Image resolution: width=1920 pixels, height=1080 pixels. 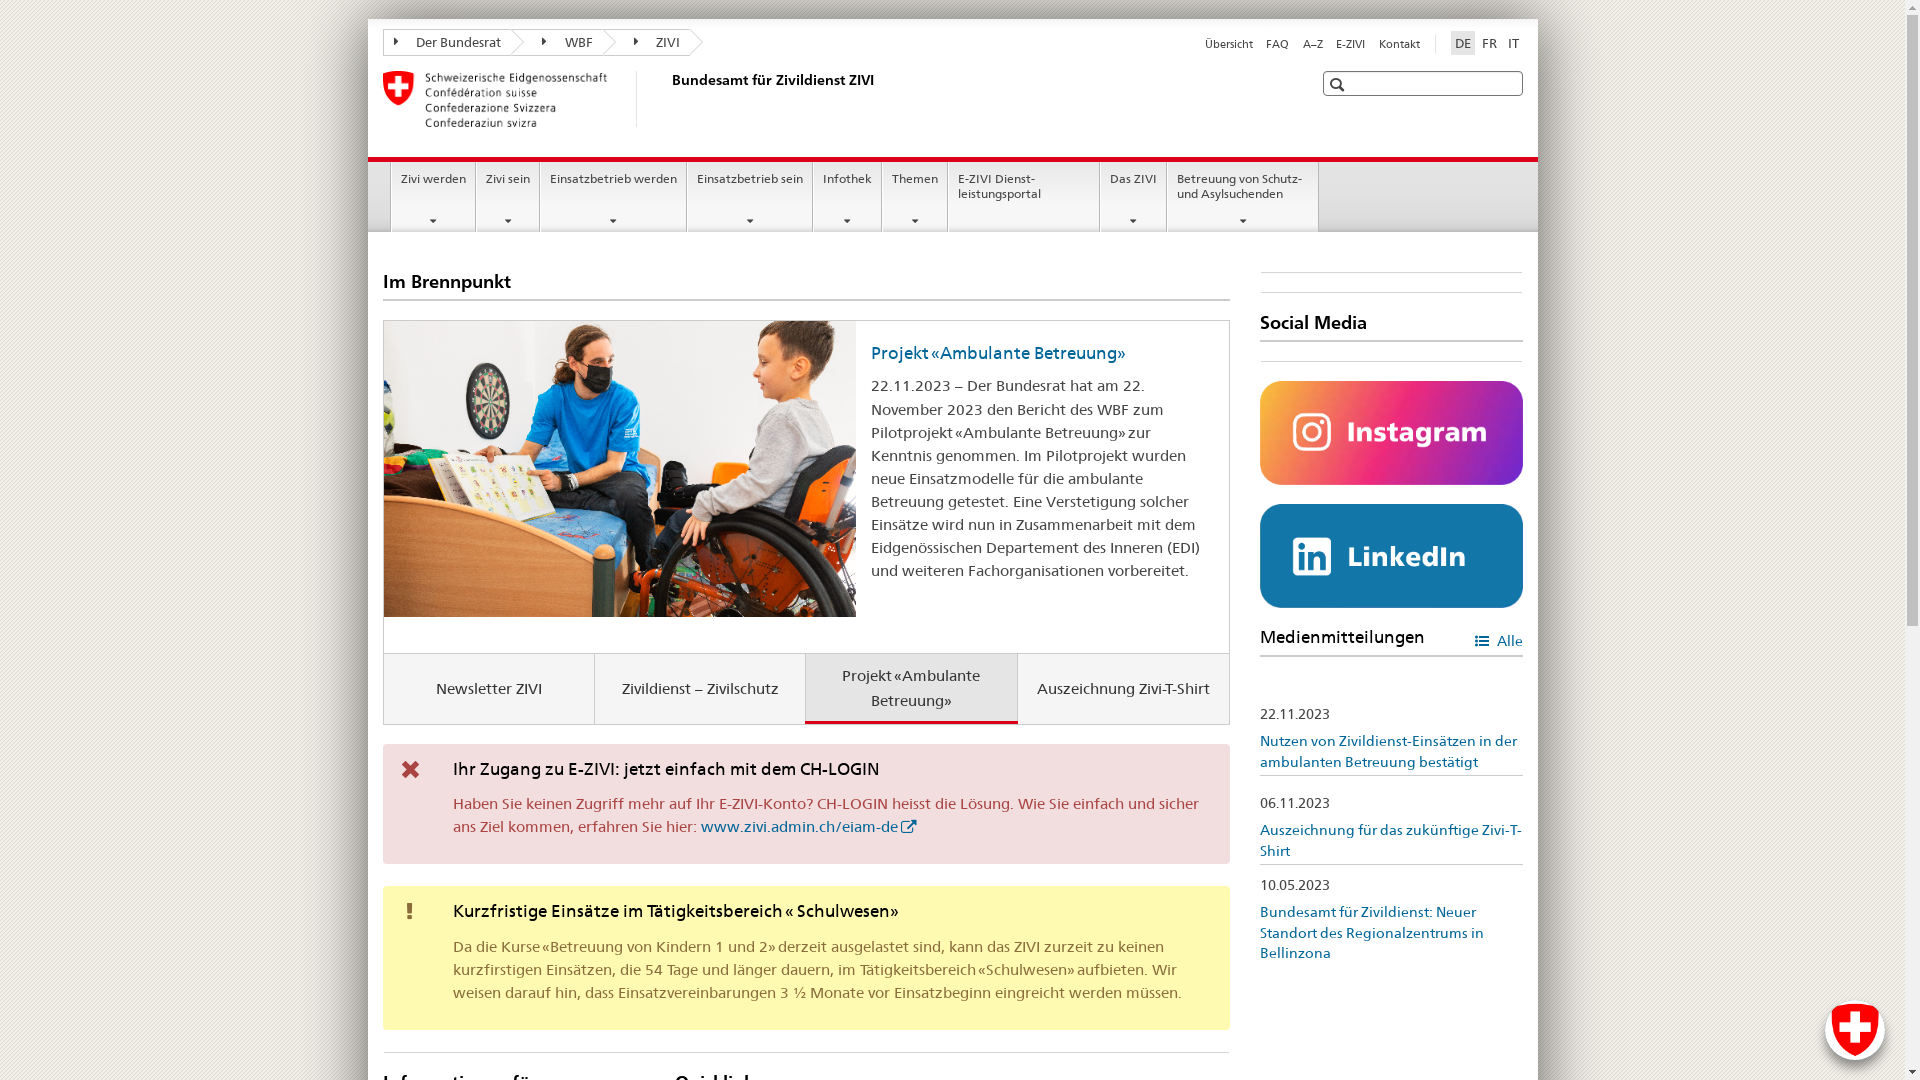 I want to click on 'Newsletter ZIVI', so click(x=489, y=687).